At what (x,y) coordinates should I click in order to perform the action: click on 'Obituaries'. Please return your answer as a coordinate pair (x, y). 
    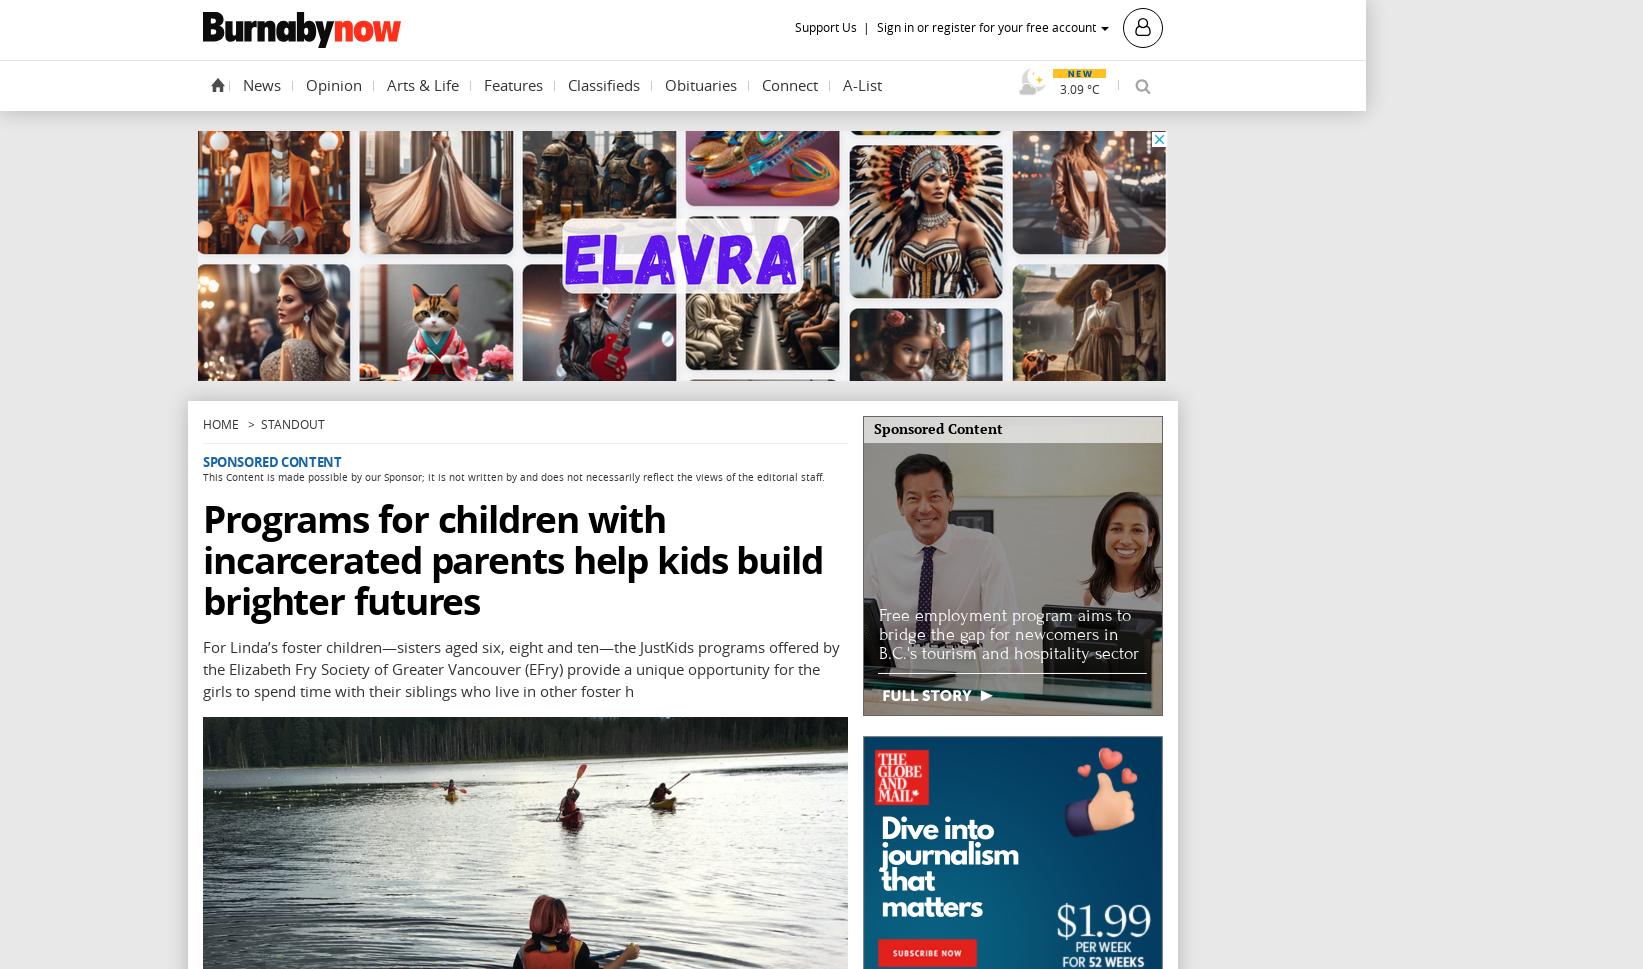
    Looking at the image, I should click on (700, 83).